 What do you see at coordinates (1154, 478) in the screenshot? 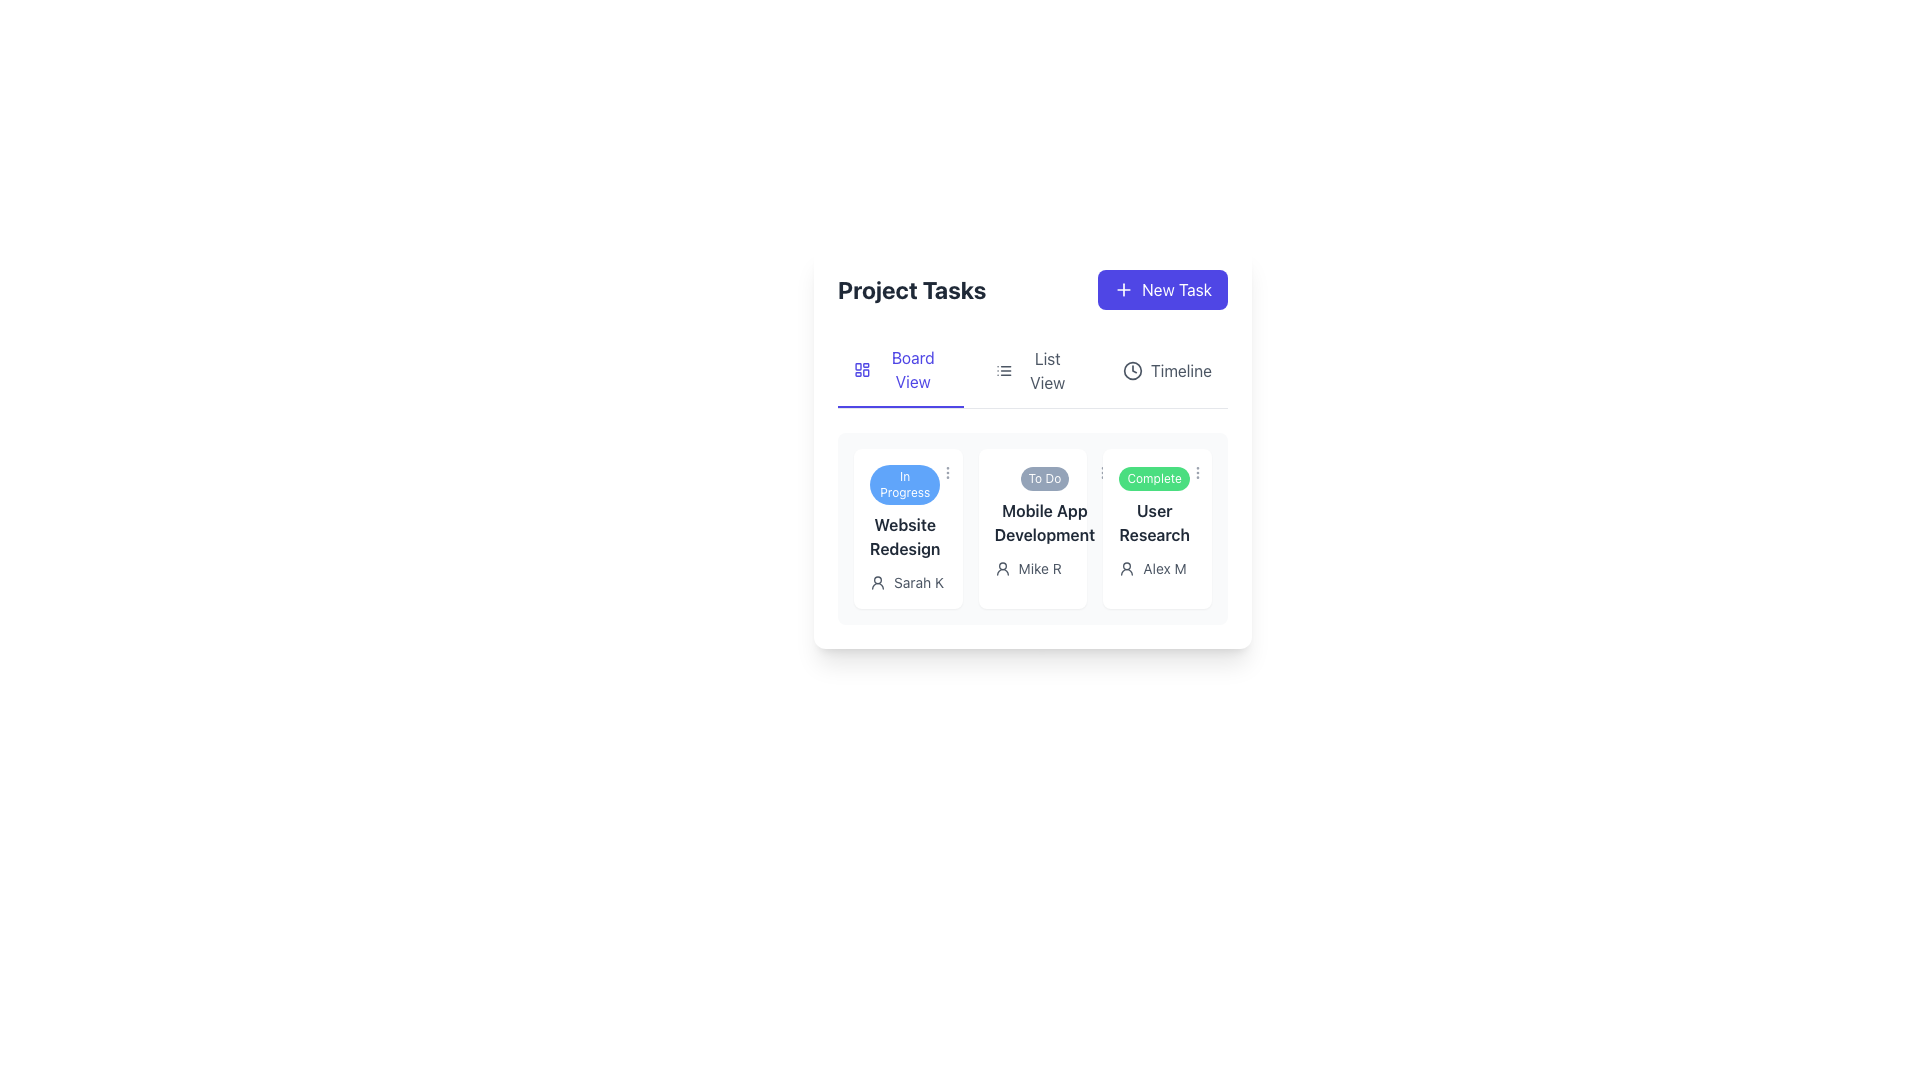
I see `the Status Label located at the top of the 'User Research' panel, which represents the completion state of the associated task` at bounding box center [1154, 478].